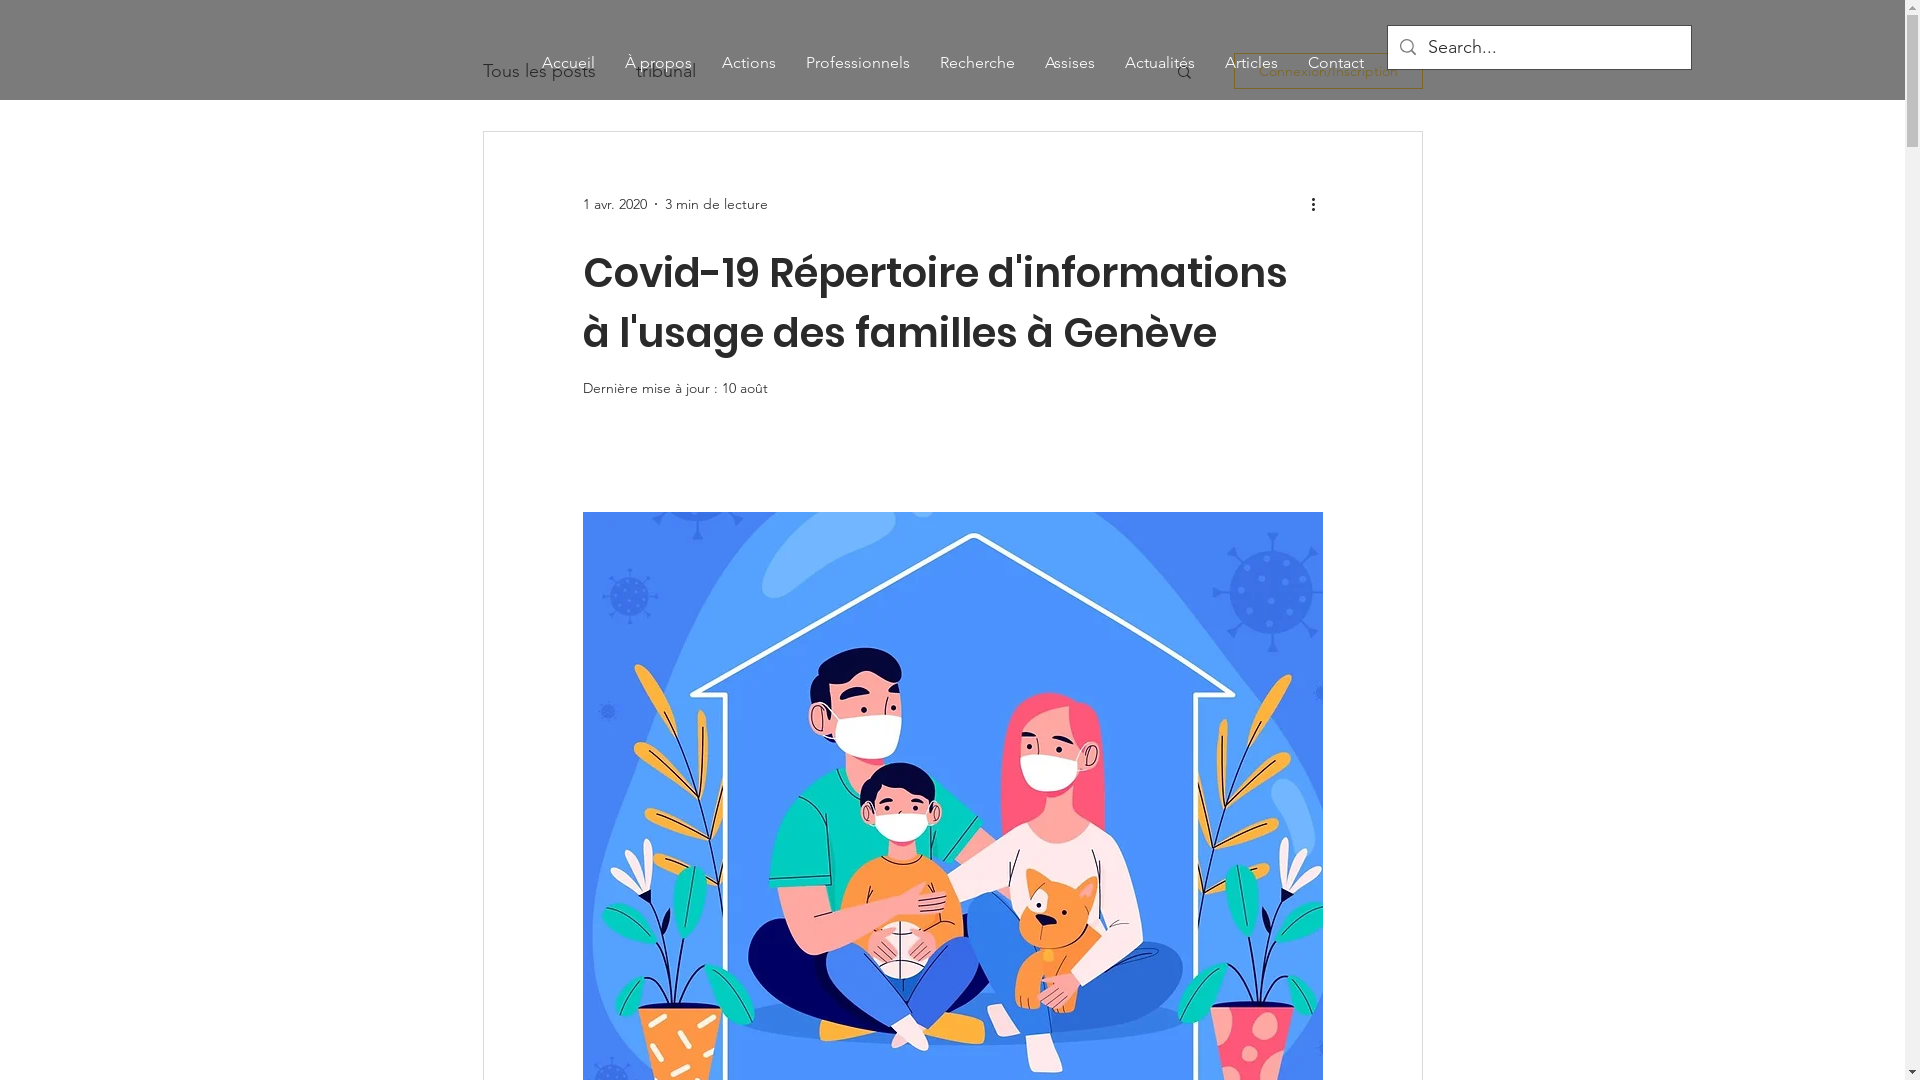  Describe the element at coordinates (538, 69) in the screenshot. I see `'Tous les posts'` at that location.